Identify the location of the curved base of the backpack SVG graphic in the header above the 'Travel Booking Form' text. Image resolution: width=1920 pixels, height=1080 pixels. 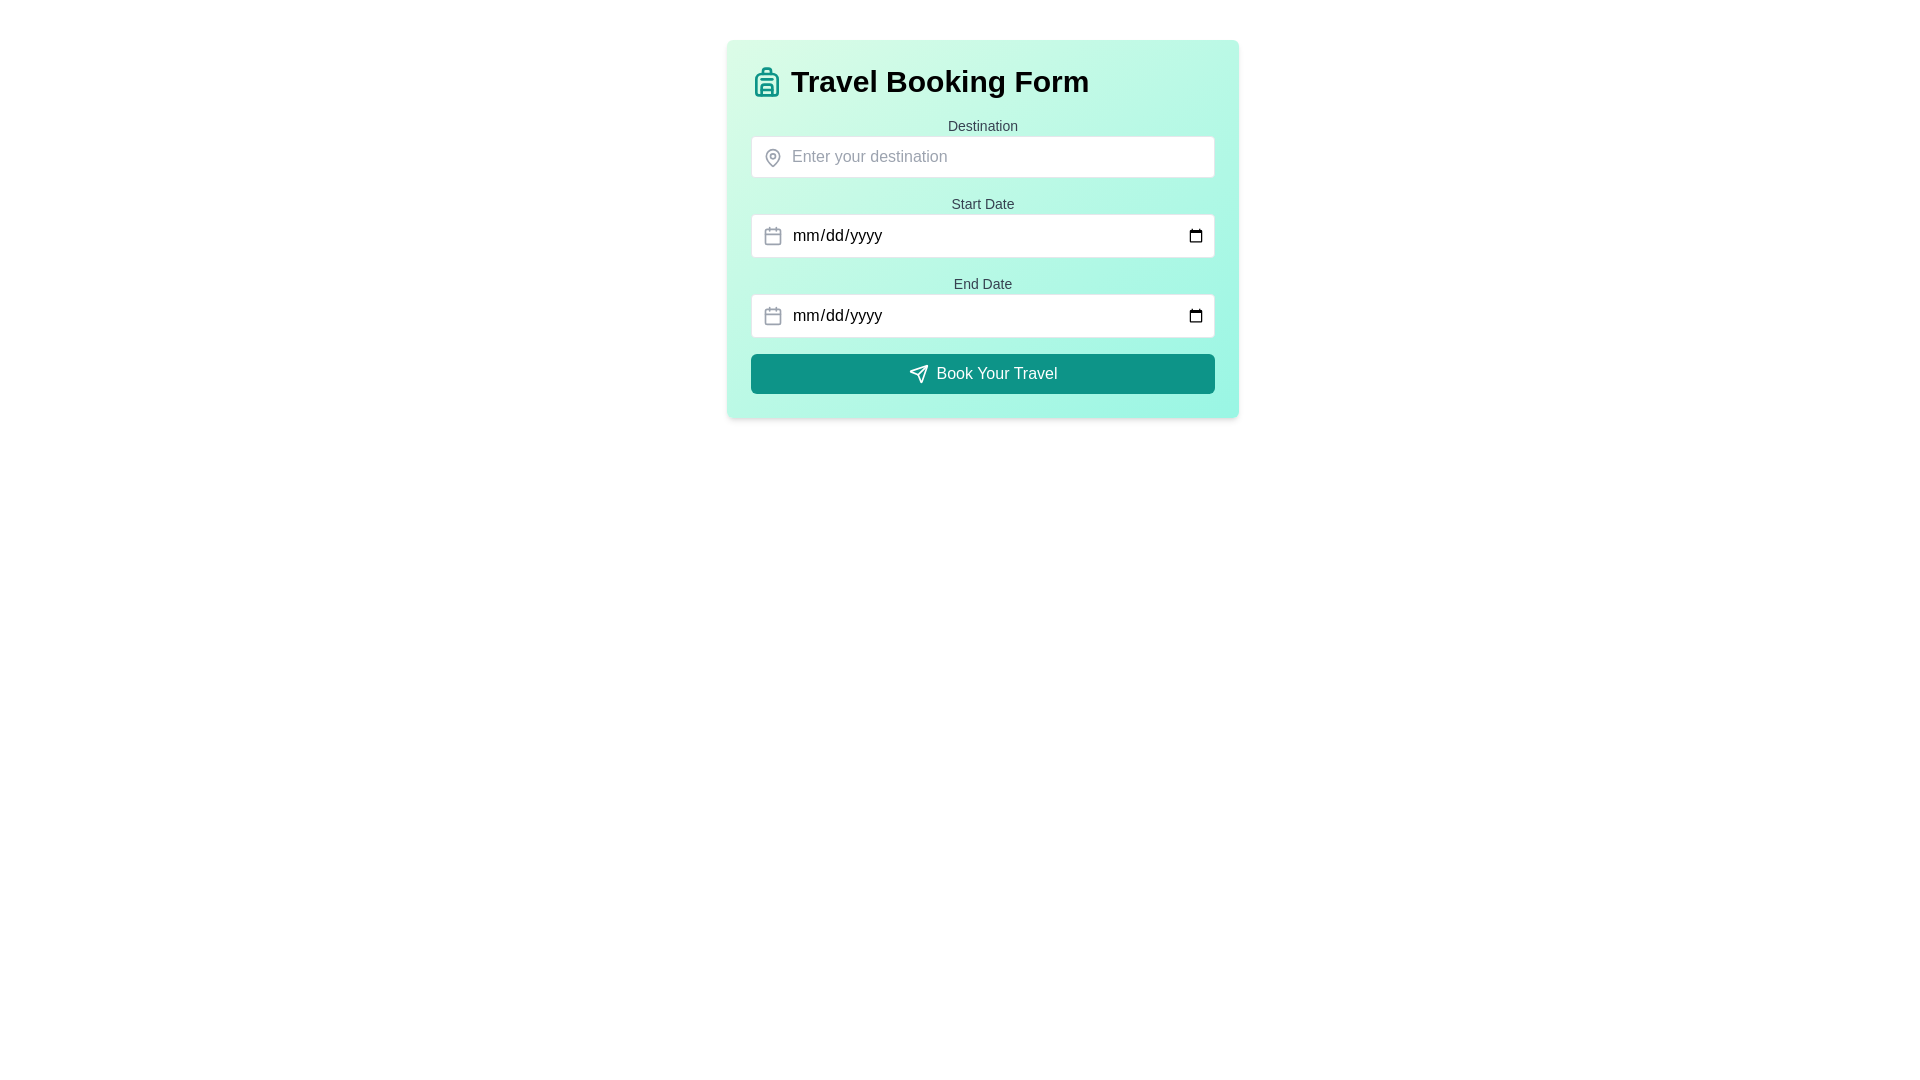
(766, 88).